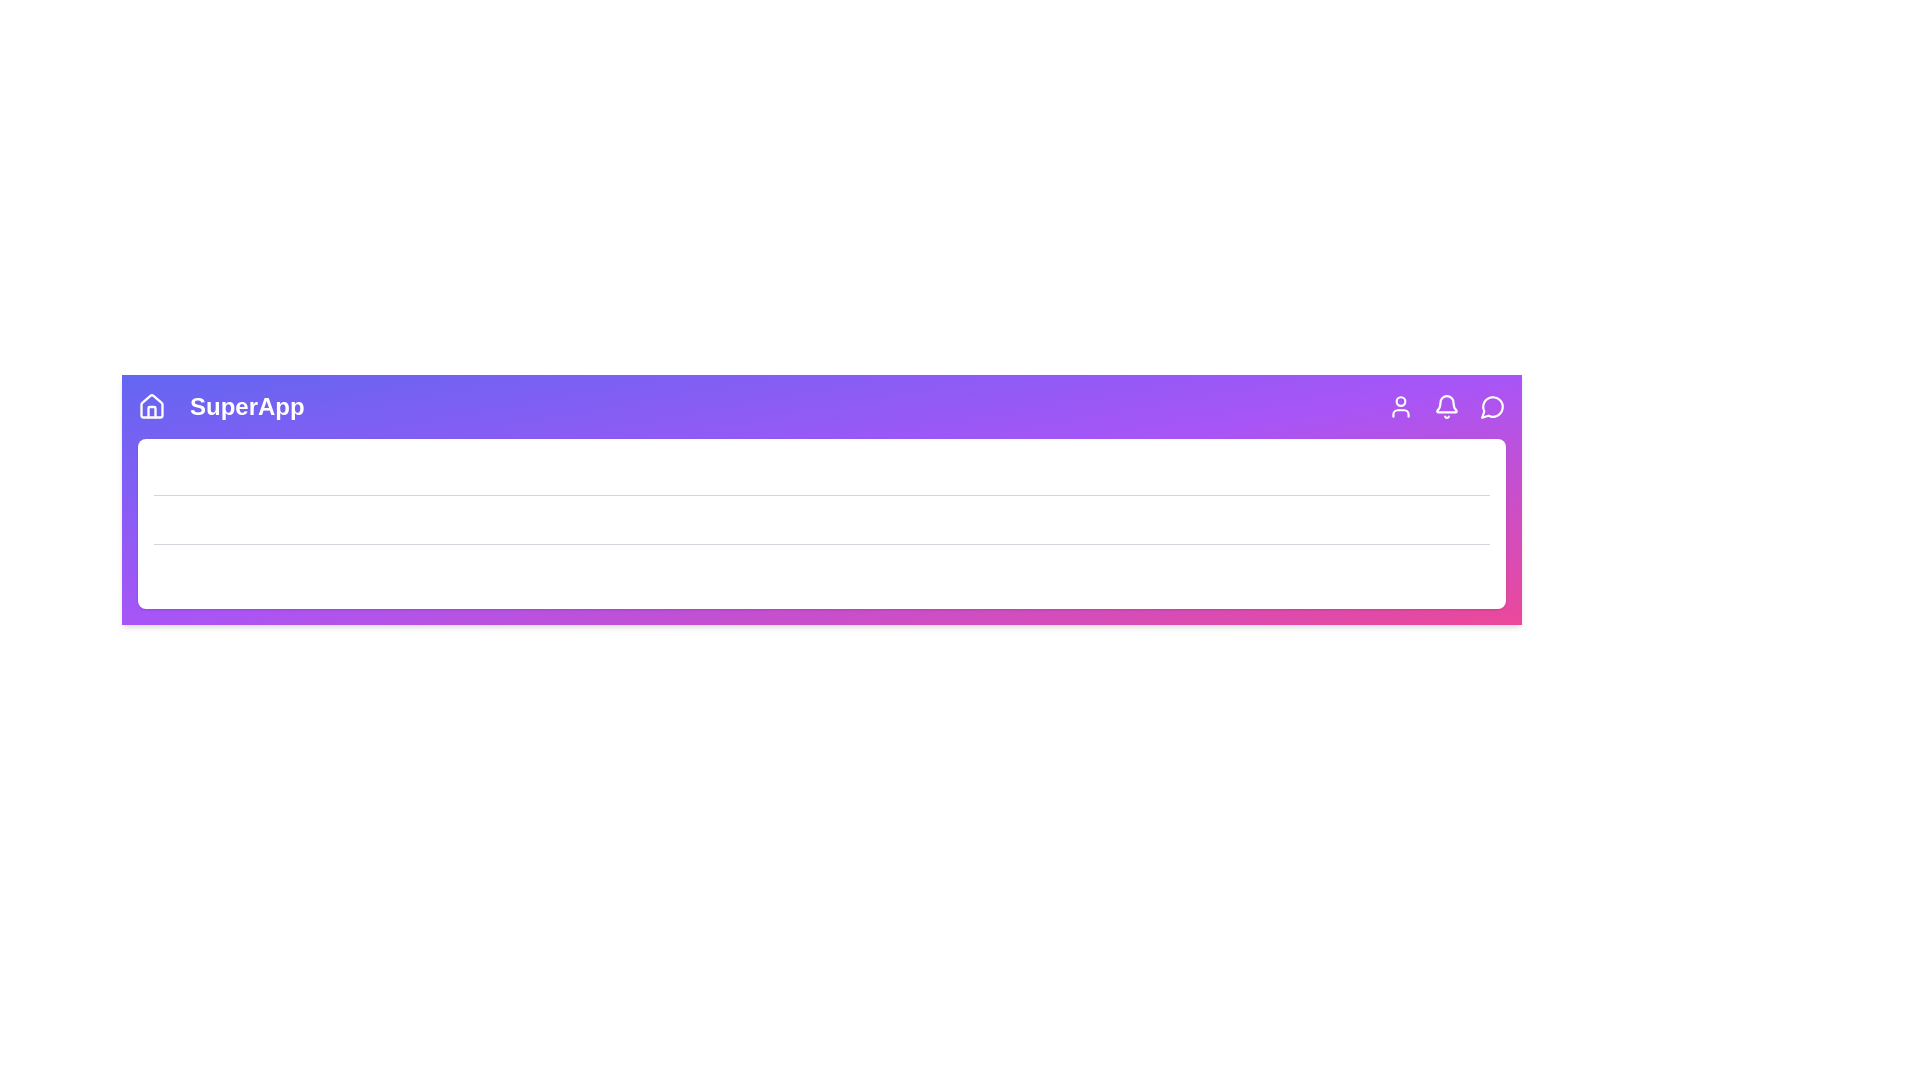 Image resolution: width=1920 pixels, height=1080 pixels. Describe the element at coordinates (1400, 406) in the screenshot. I see `the user icon to access the user profile section` at that location.